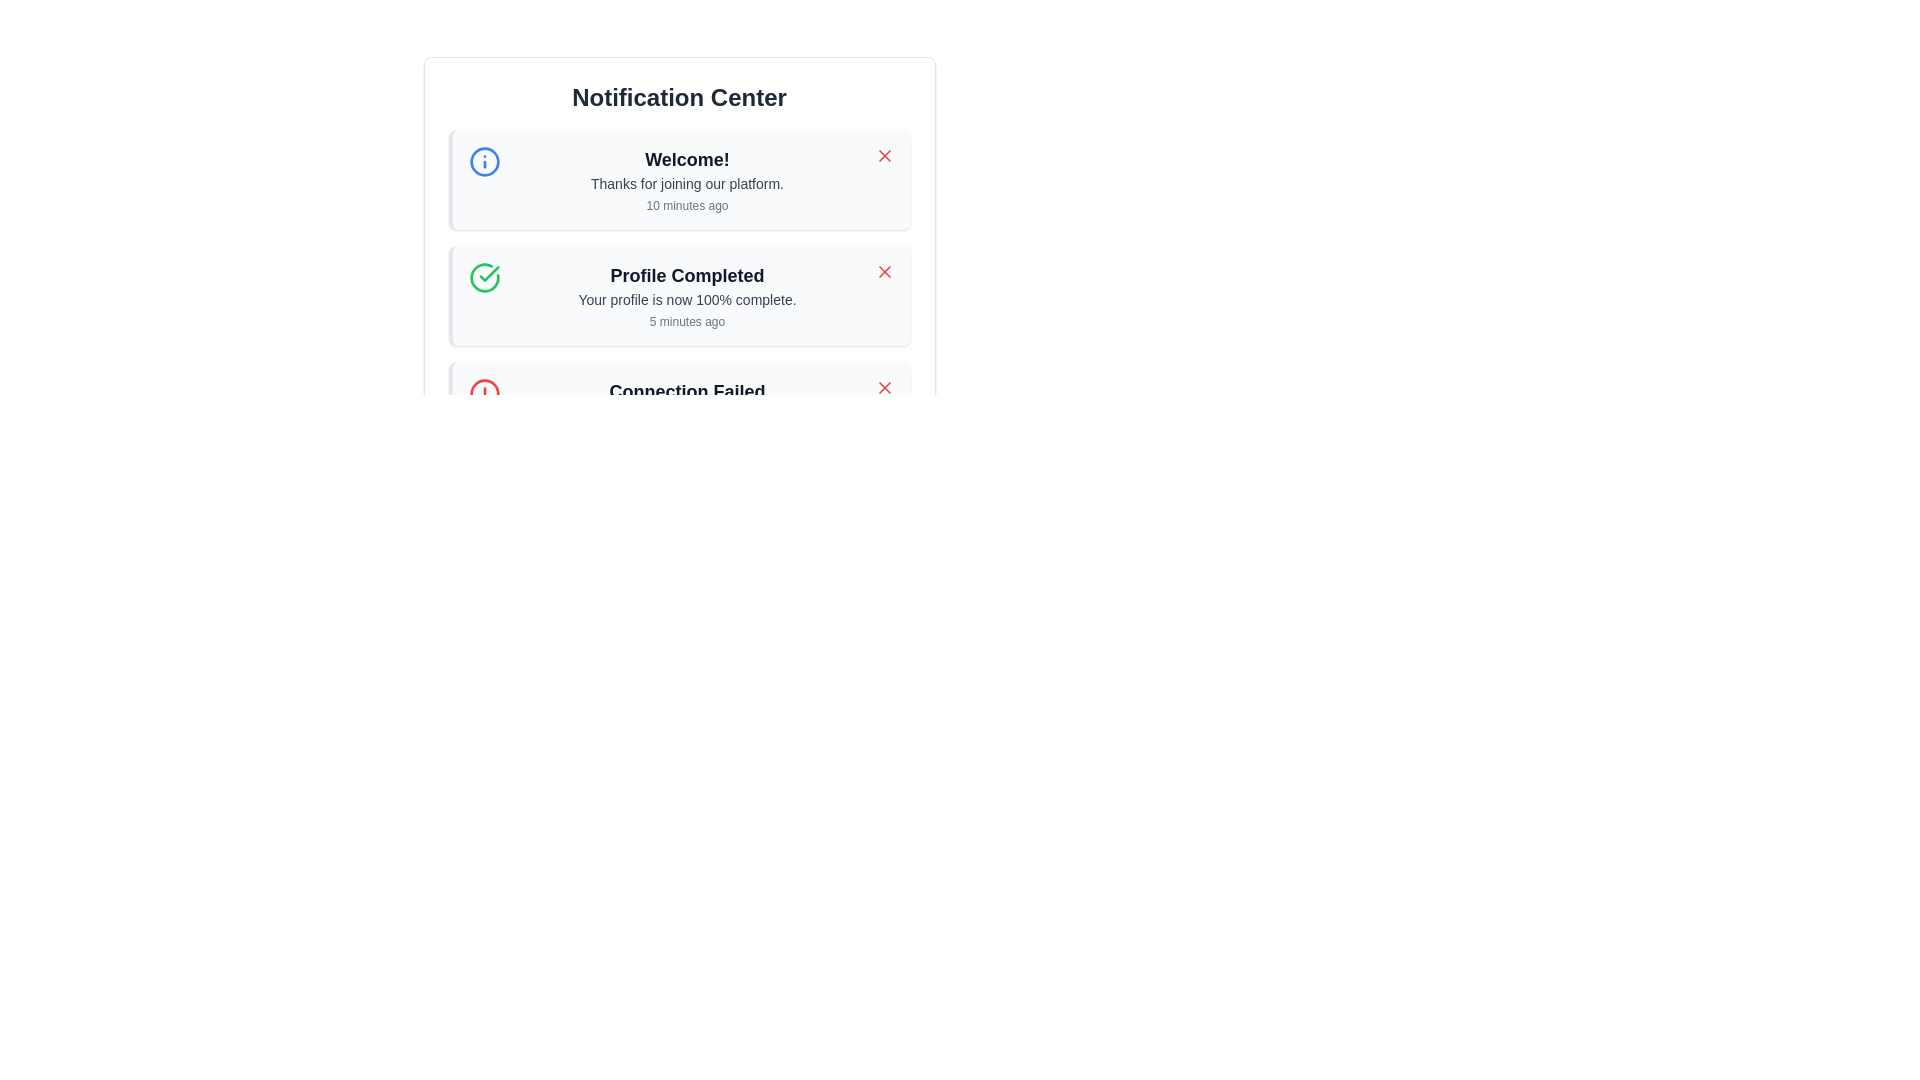 This screenshot has height=1080, width=1920. I want to click on the header text element that displays 'Welcome!' in a bold, large font as the main header of the notification card, so click(687, 158).